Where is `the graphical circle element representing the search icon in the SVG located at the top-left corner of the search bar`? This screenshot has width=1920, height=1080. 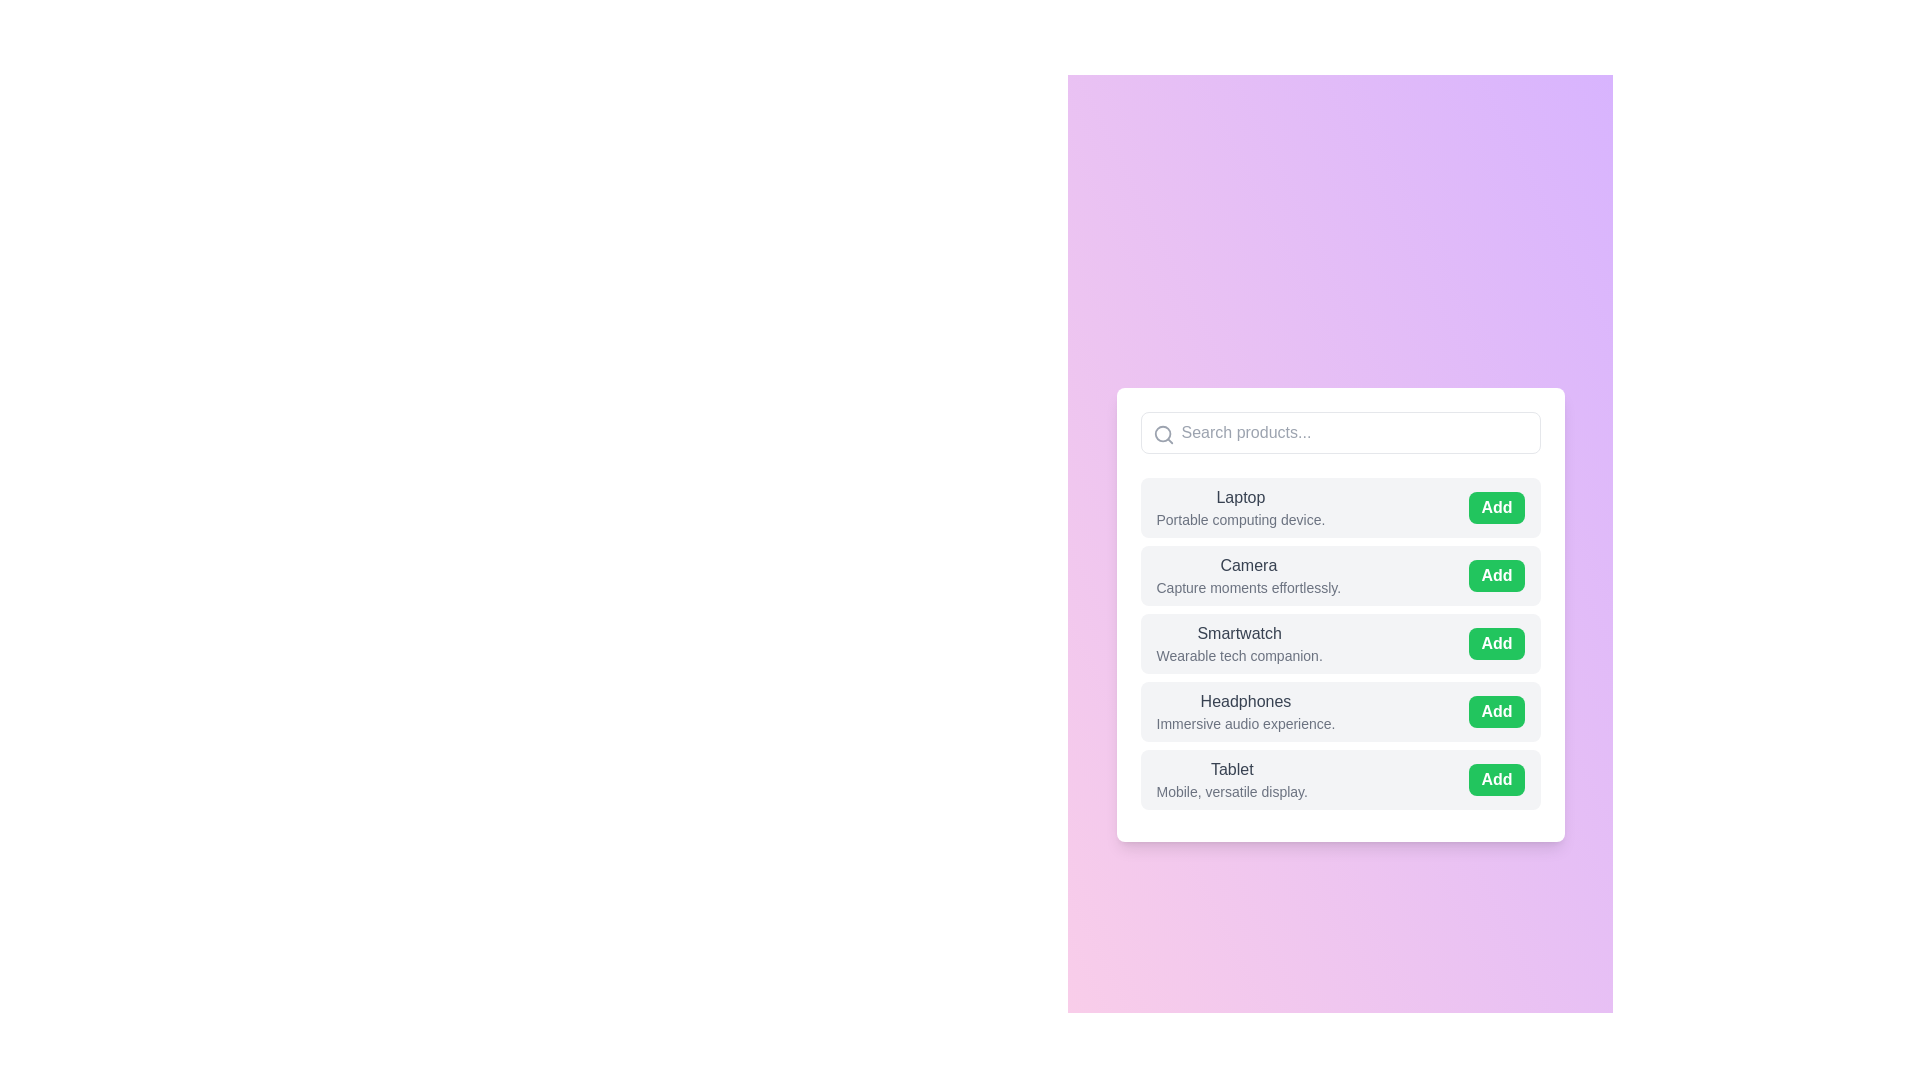
the graphical circle element representing the search icon in the SVG located at the top-left corner of the search bar is located at coordinates (1162, 433).